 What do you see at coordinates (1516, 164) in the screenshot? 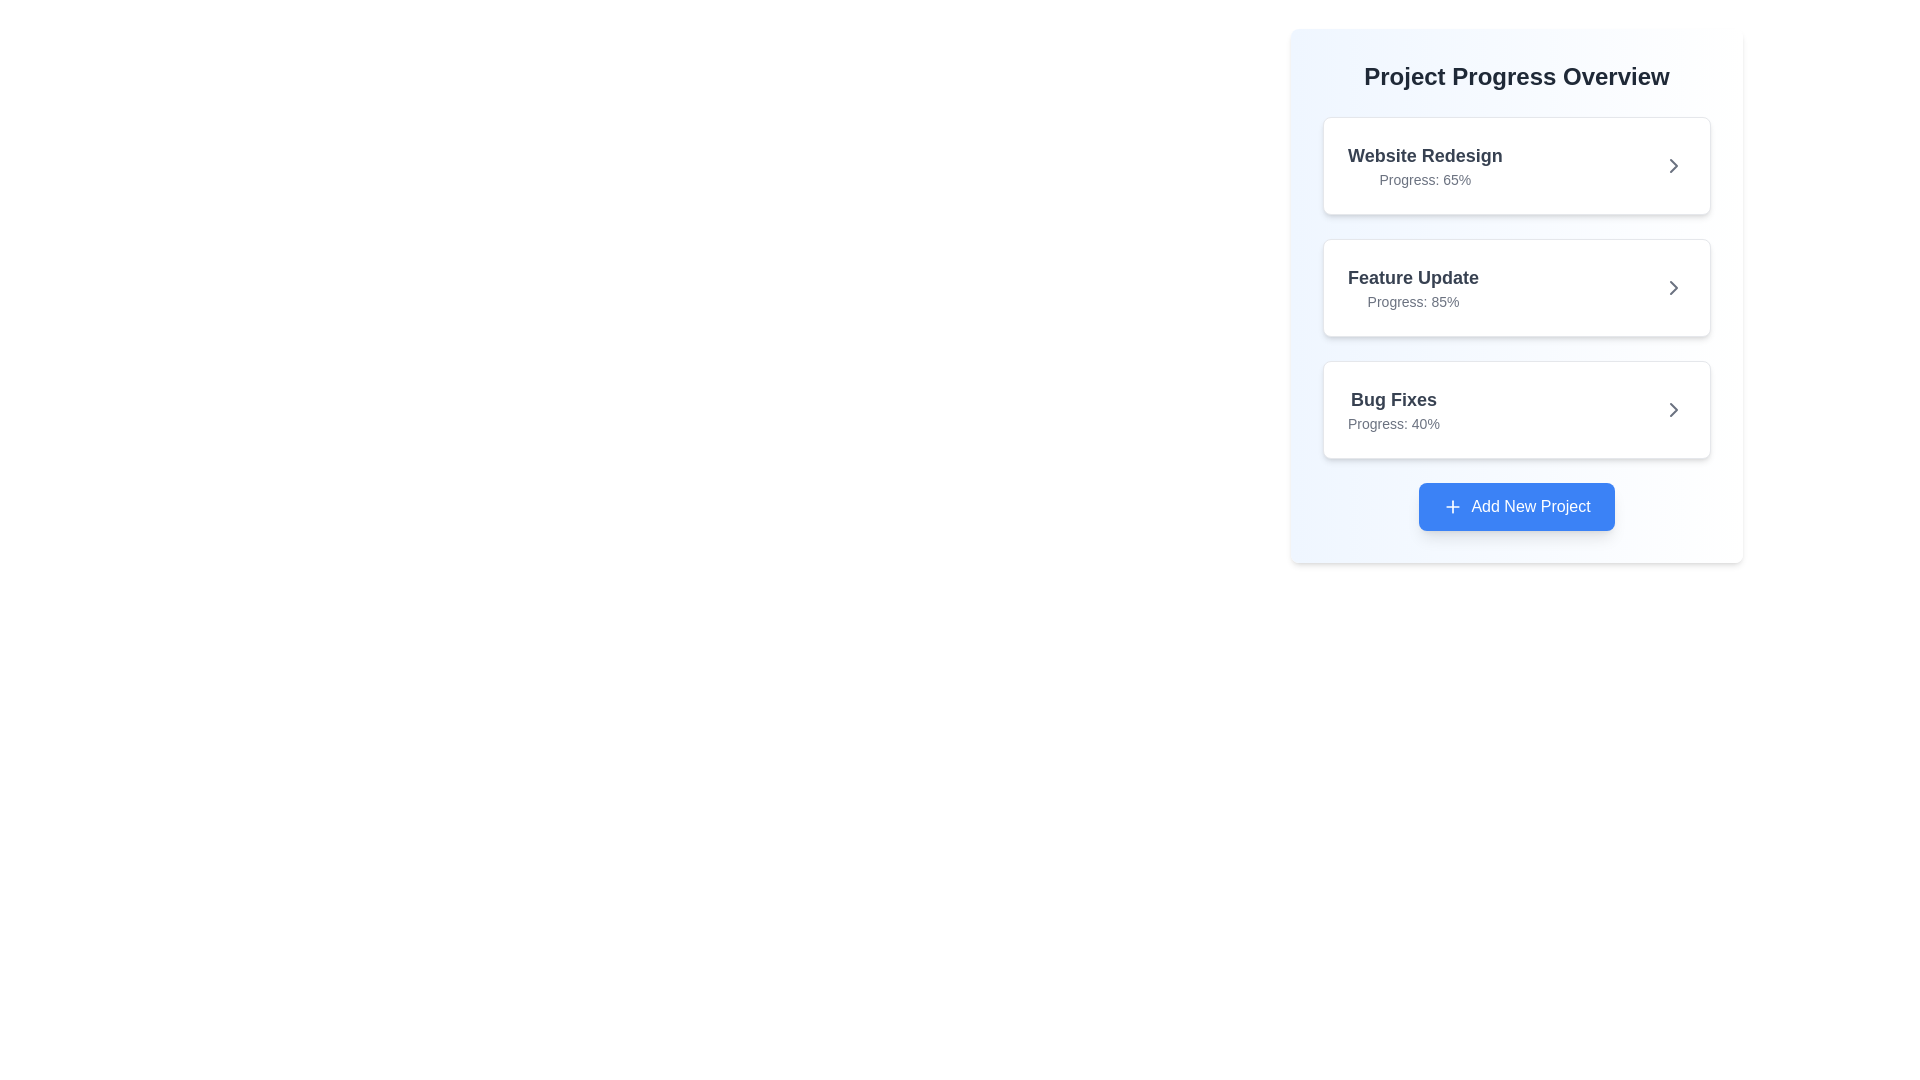
I see `the first list item titled 'Website Redesign' in the 'Project Progress Overview' card` at bounding box center [1516, 164].